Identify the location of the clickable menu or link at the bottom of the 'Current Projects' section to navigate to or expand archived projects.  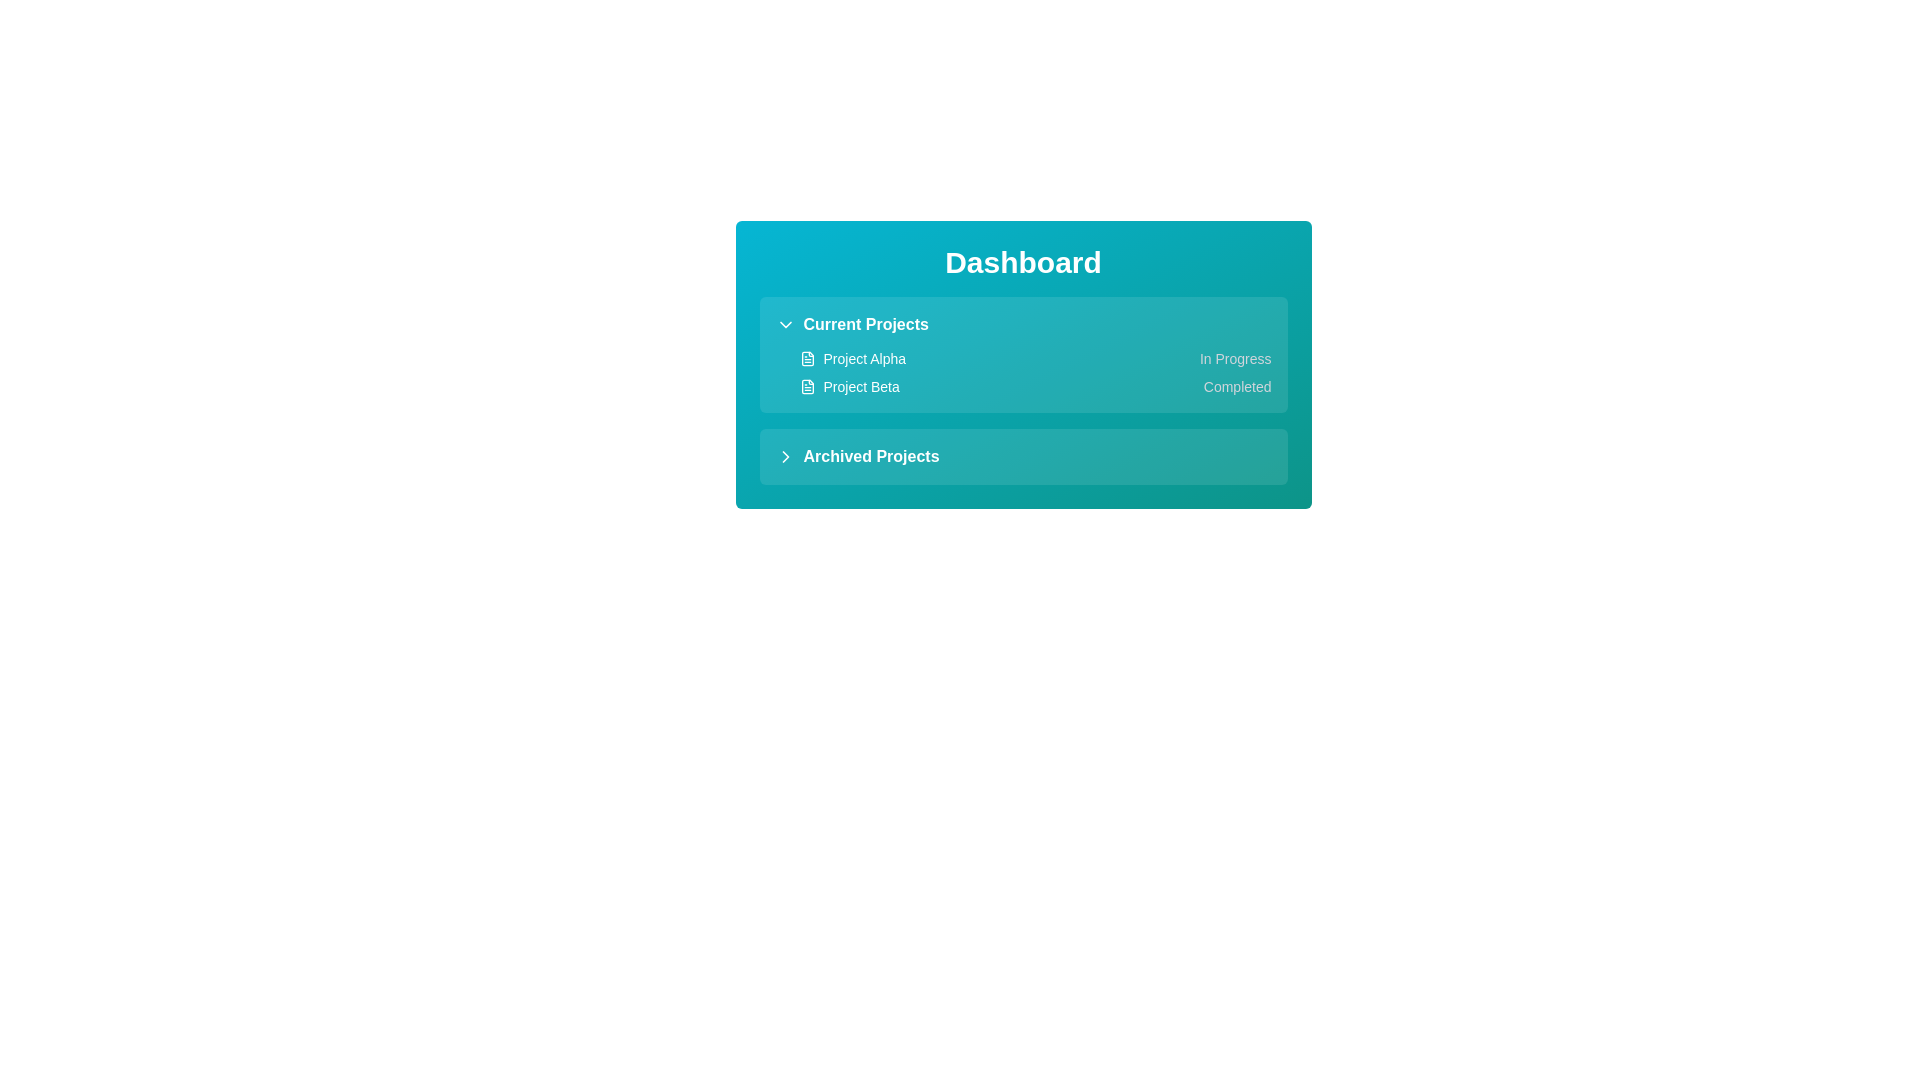
(857, 456).